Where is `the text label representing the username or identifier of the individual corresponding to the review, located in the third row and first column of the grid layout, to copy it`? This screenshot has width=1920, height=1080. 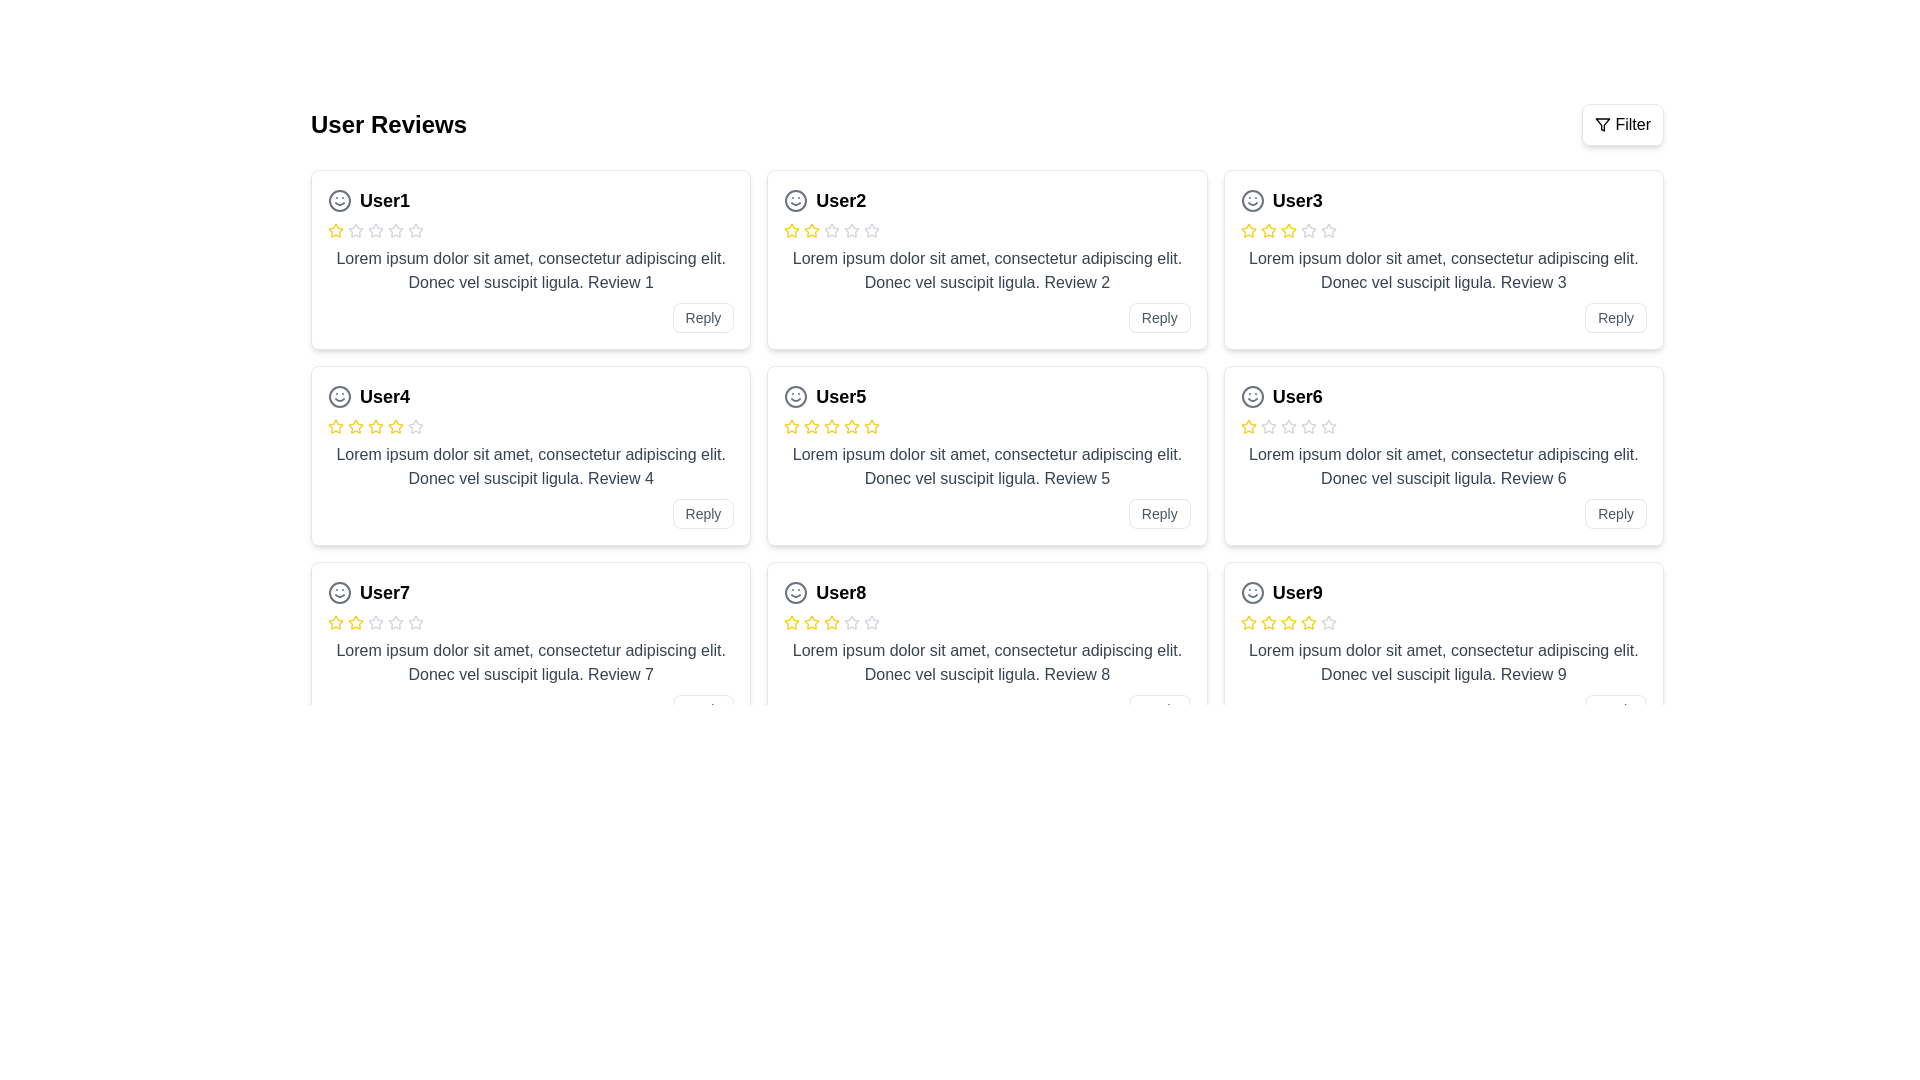
the text label representing the username or identifier of the individual corresponding to the review, located in the third row and first column of the grid layout, to copy it is located at coordinates (384, 592).